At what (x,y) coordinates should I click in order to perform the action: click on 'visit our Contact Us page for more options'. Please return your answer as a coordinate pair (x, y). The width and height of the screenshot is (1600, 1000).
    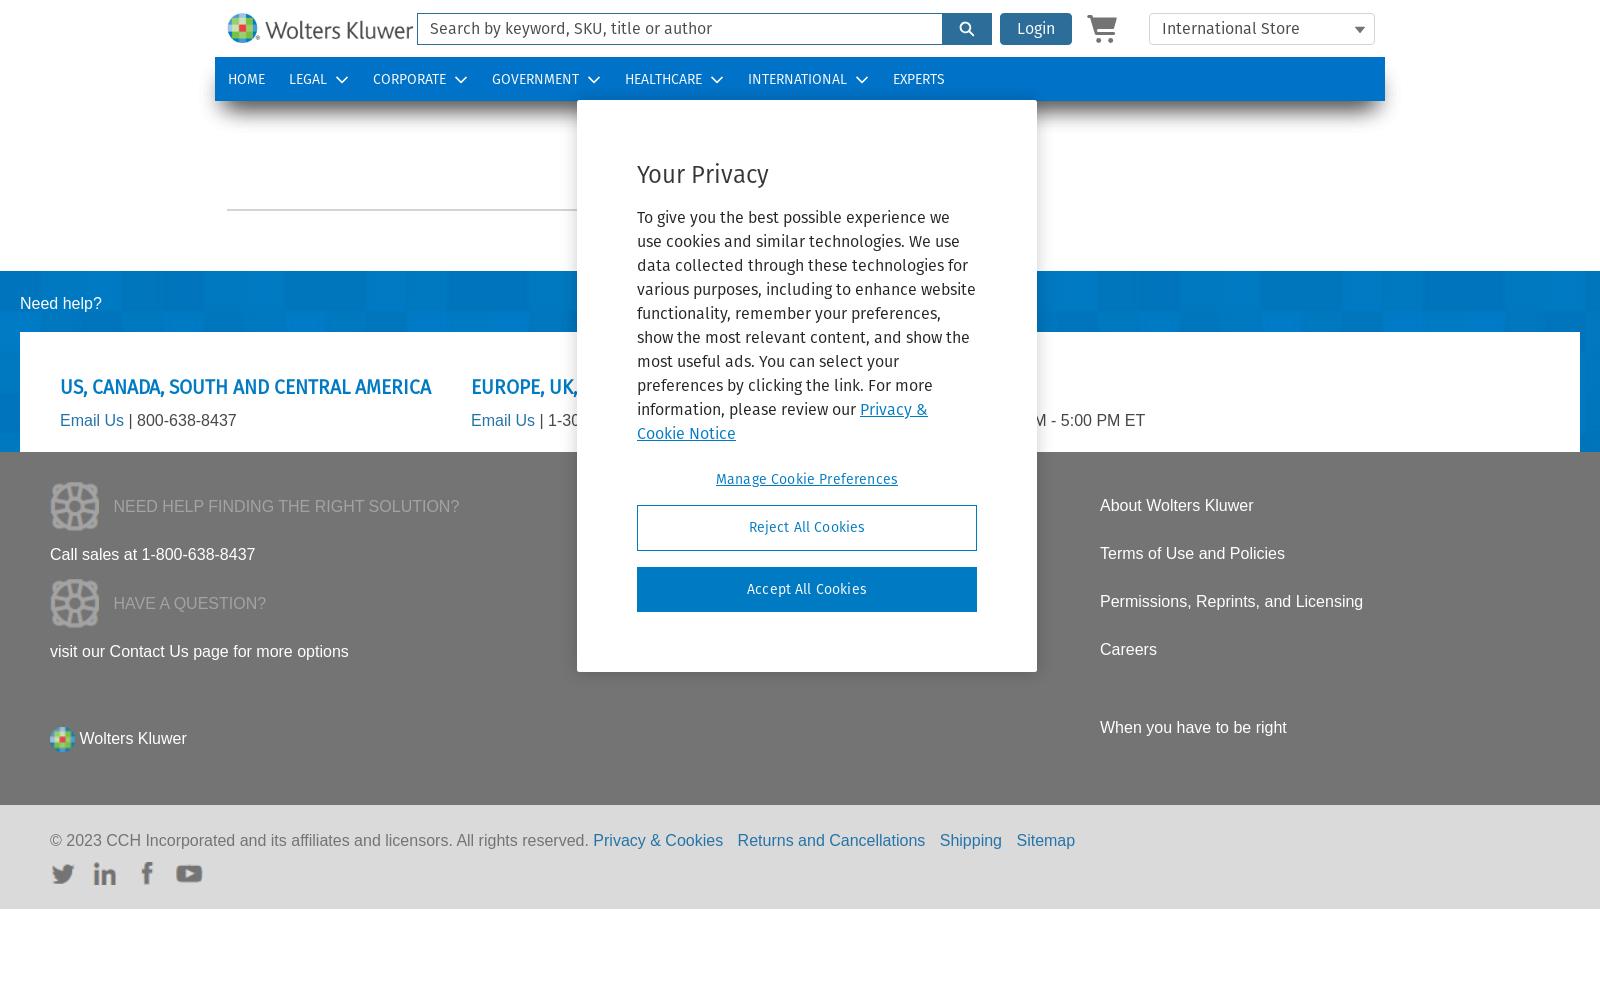
    Looking at the image, I should click on (48, 651).